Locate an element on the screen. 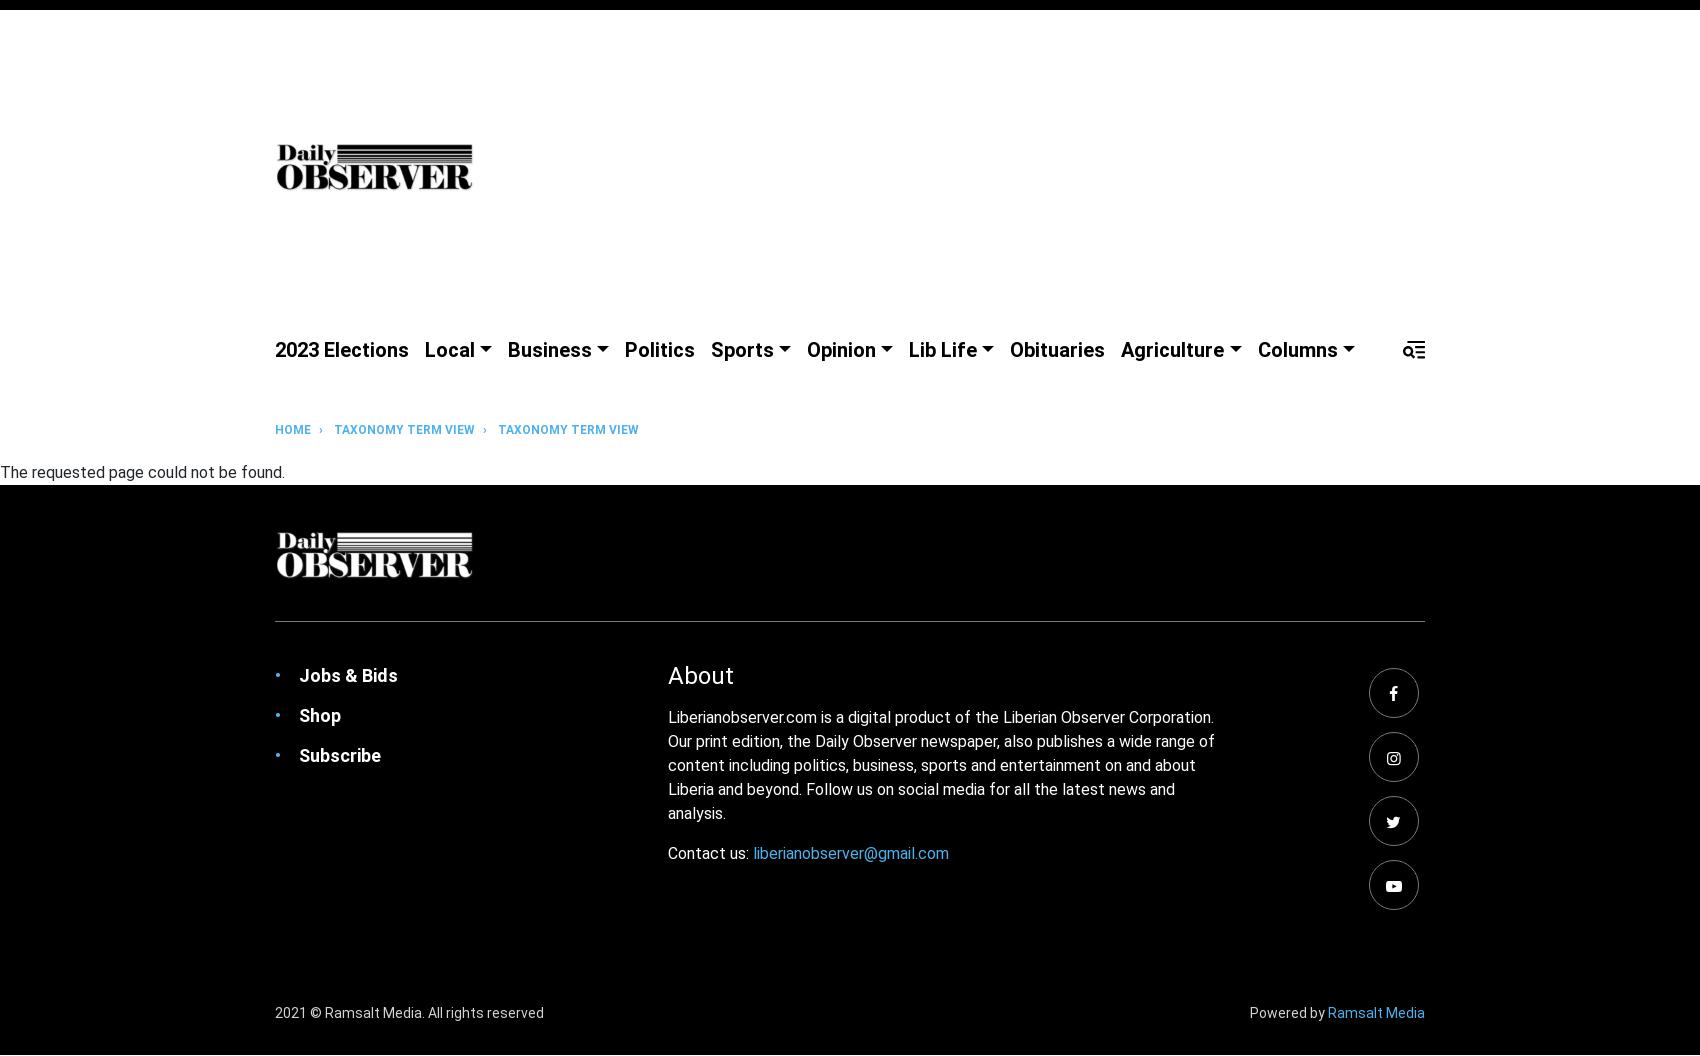 The width and height of the screenshot is (1700, 1056). 'Liberianobserver.com is a digital product of the Liberian Observer Corporation. Our print edition, the Daily Observer newspaper, also publishes a wide range of content including politics, business, sports and entertainment on and about Liberia and beyond. Follow us on social media for all the latest news and analysis.' is located at coordinates (941, 764).